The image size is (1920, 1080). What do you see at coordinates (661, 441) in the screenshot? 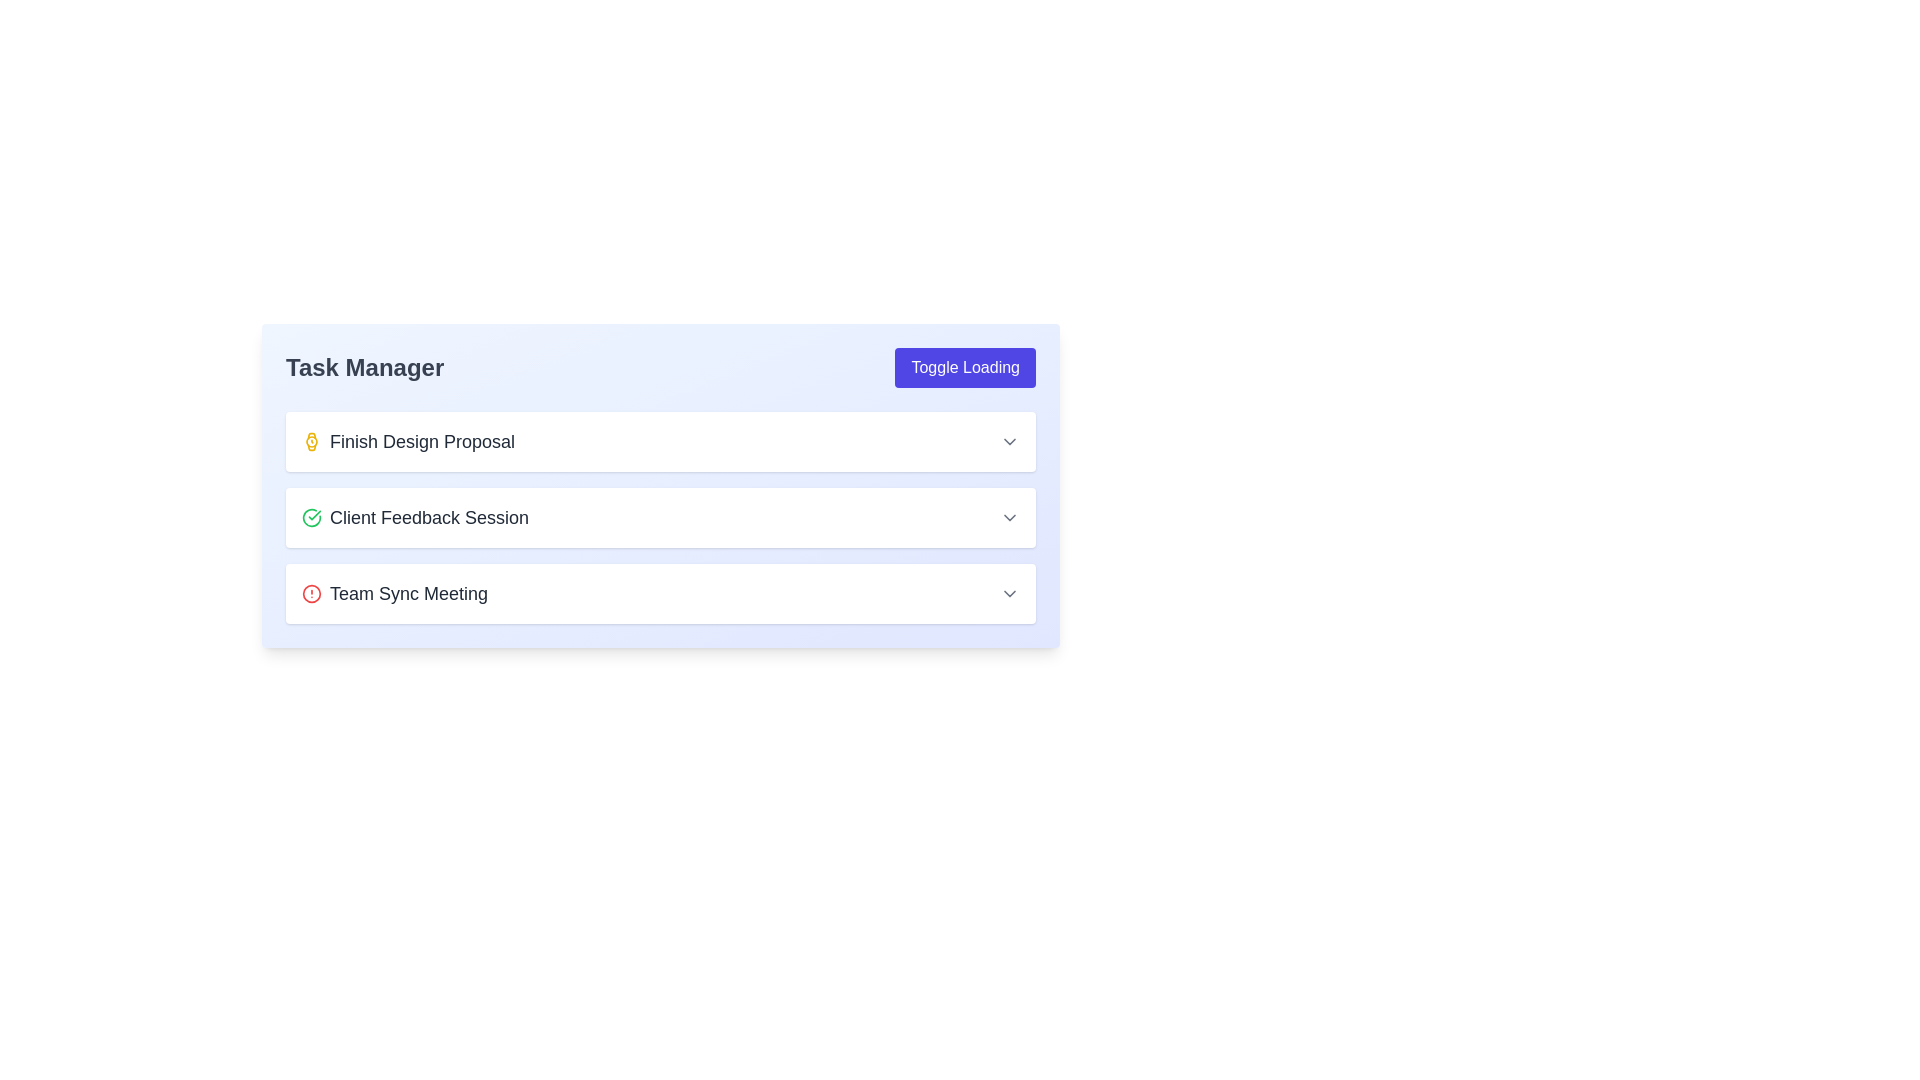
I see `the first expandable list item labeled 'Finish Design Proposal' in the Task Manager section` at bounding box center [661, 441].